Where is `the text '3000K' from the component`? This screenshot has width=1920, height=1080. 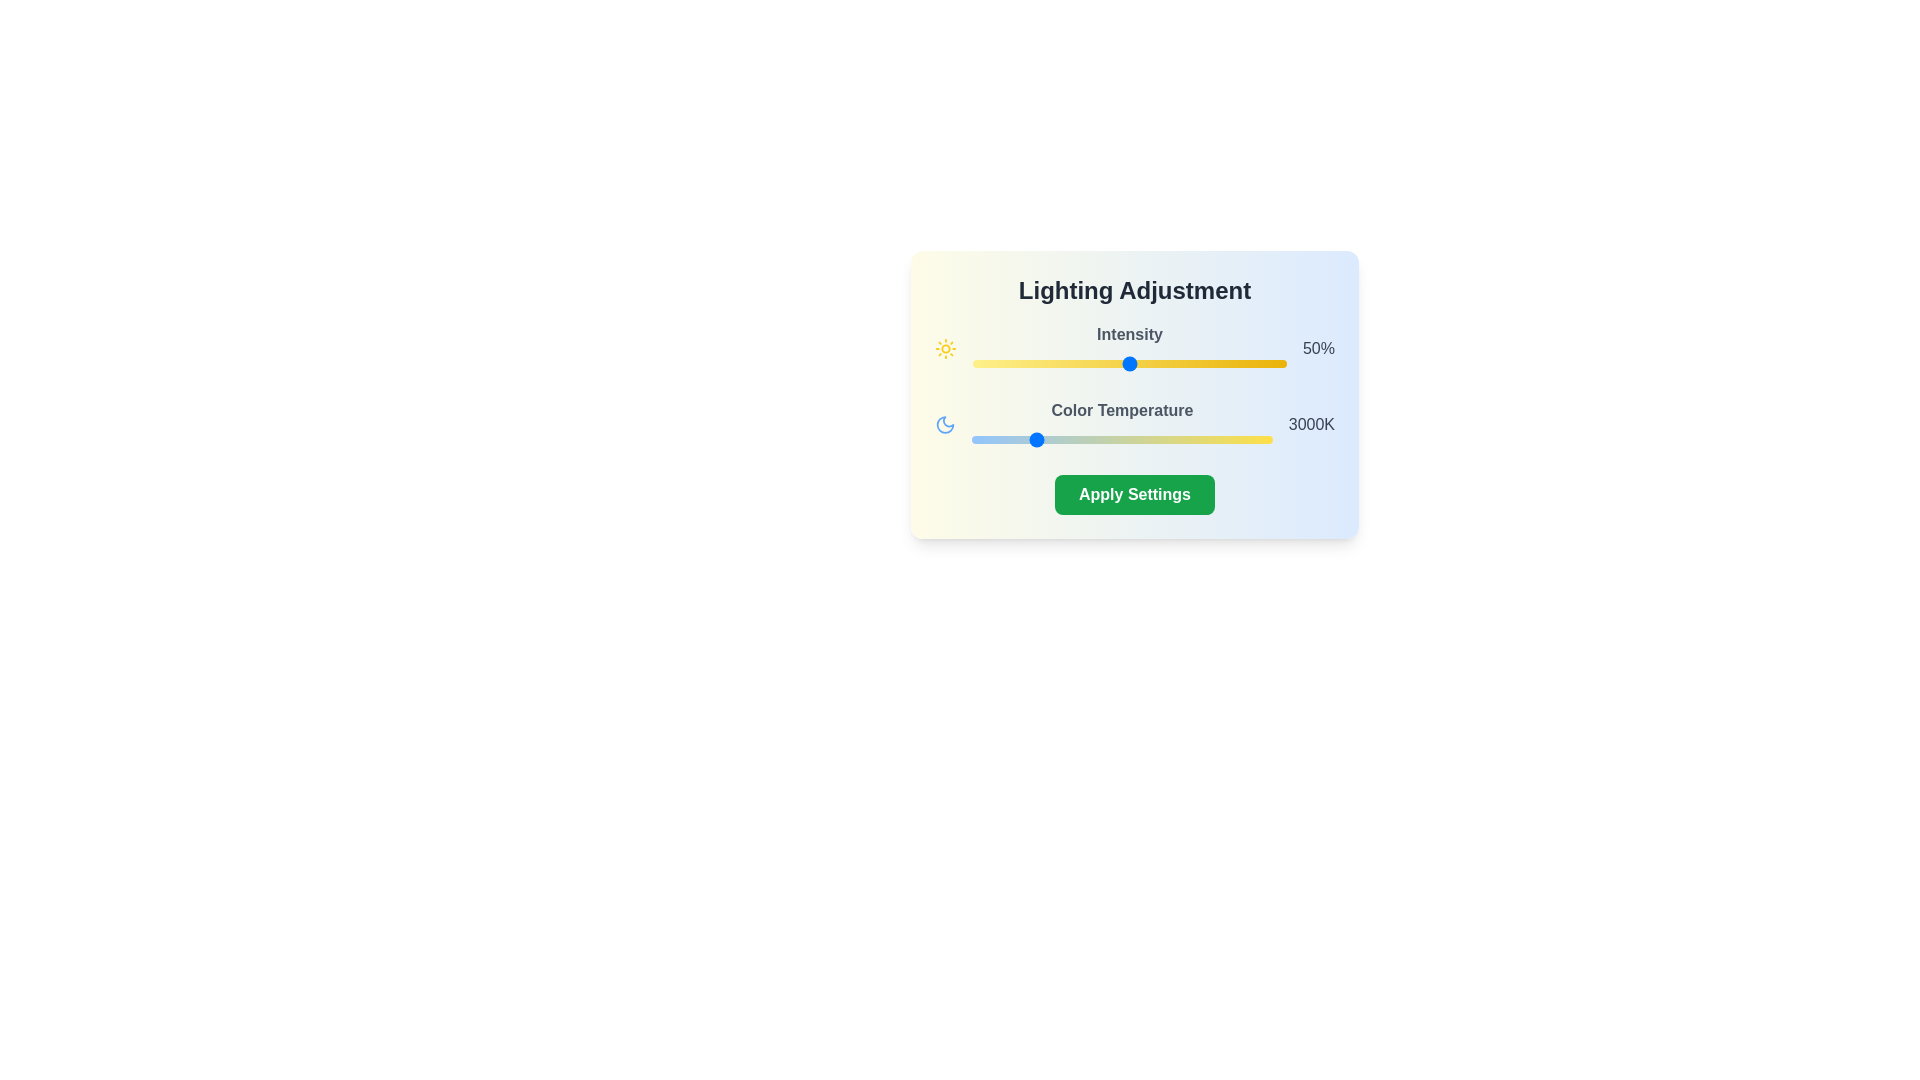
the text '3000K' from the component is located at coordinates (1310, 423).